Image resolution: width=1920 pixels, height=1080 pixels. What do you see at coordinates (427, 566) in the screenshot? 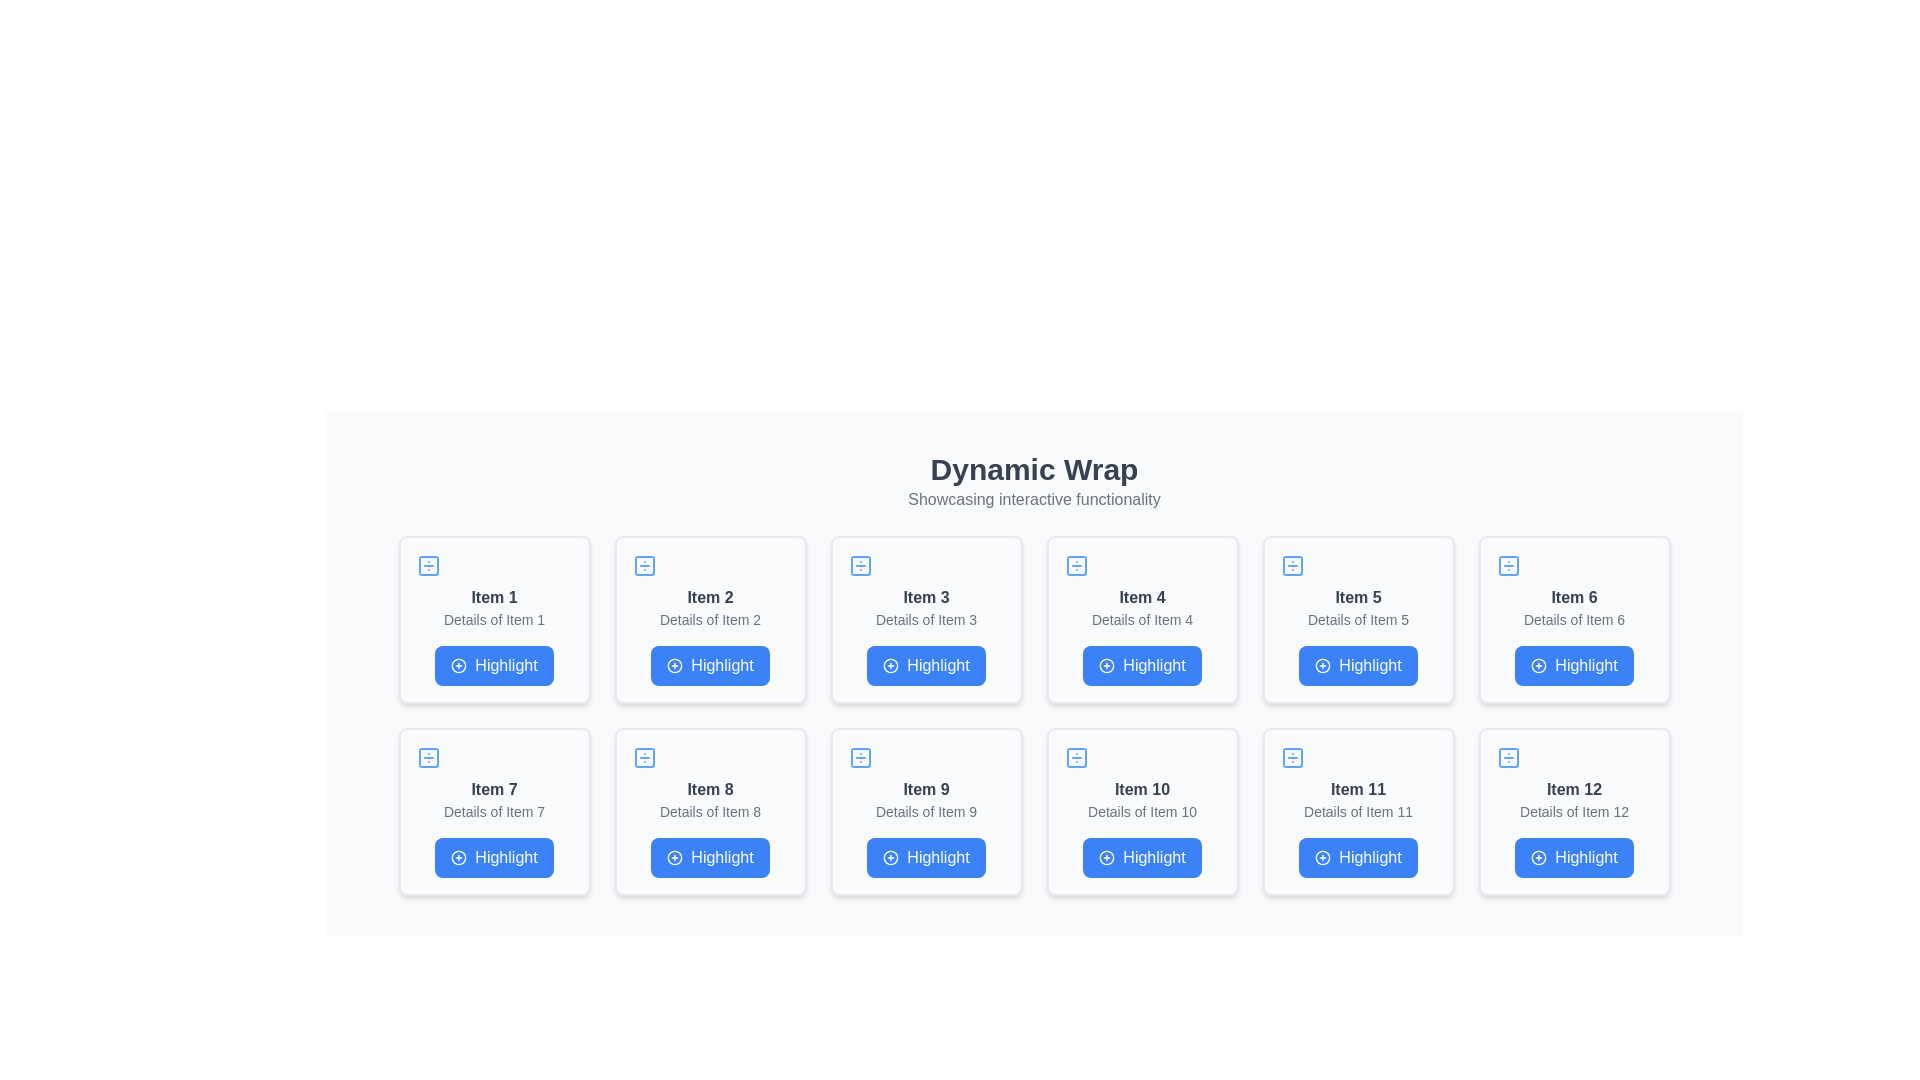
I see `the small square icon with a blue divider symbol located in the upper-left card labeled 'Item 1', positioned centrally near the top edge` at bounding box center [427, 566].